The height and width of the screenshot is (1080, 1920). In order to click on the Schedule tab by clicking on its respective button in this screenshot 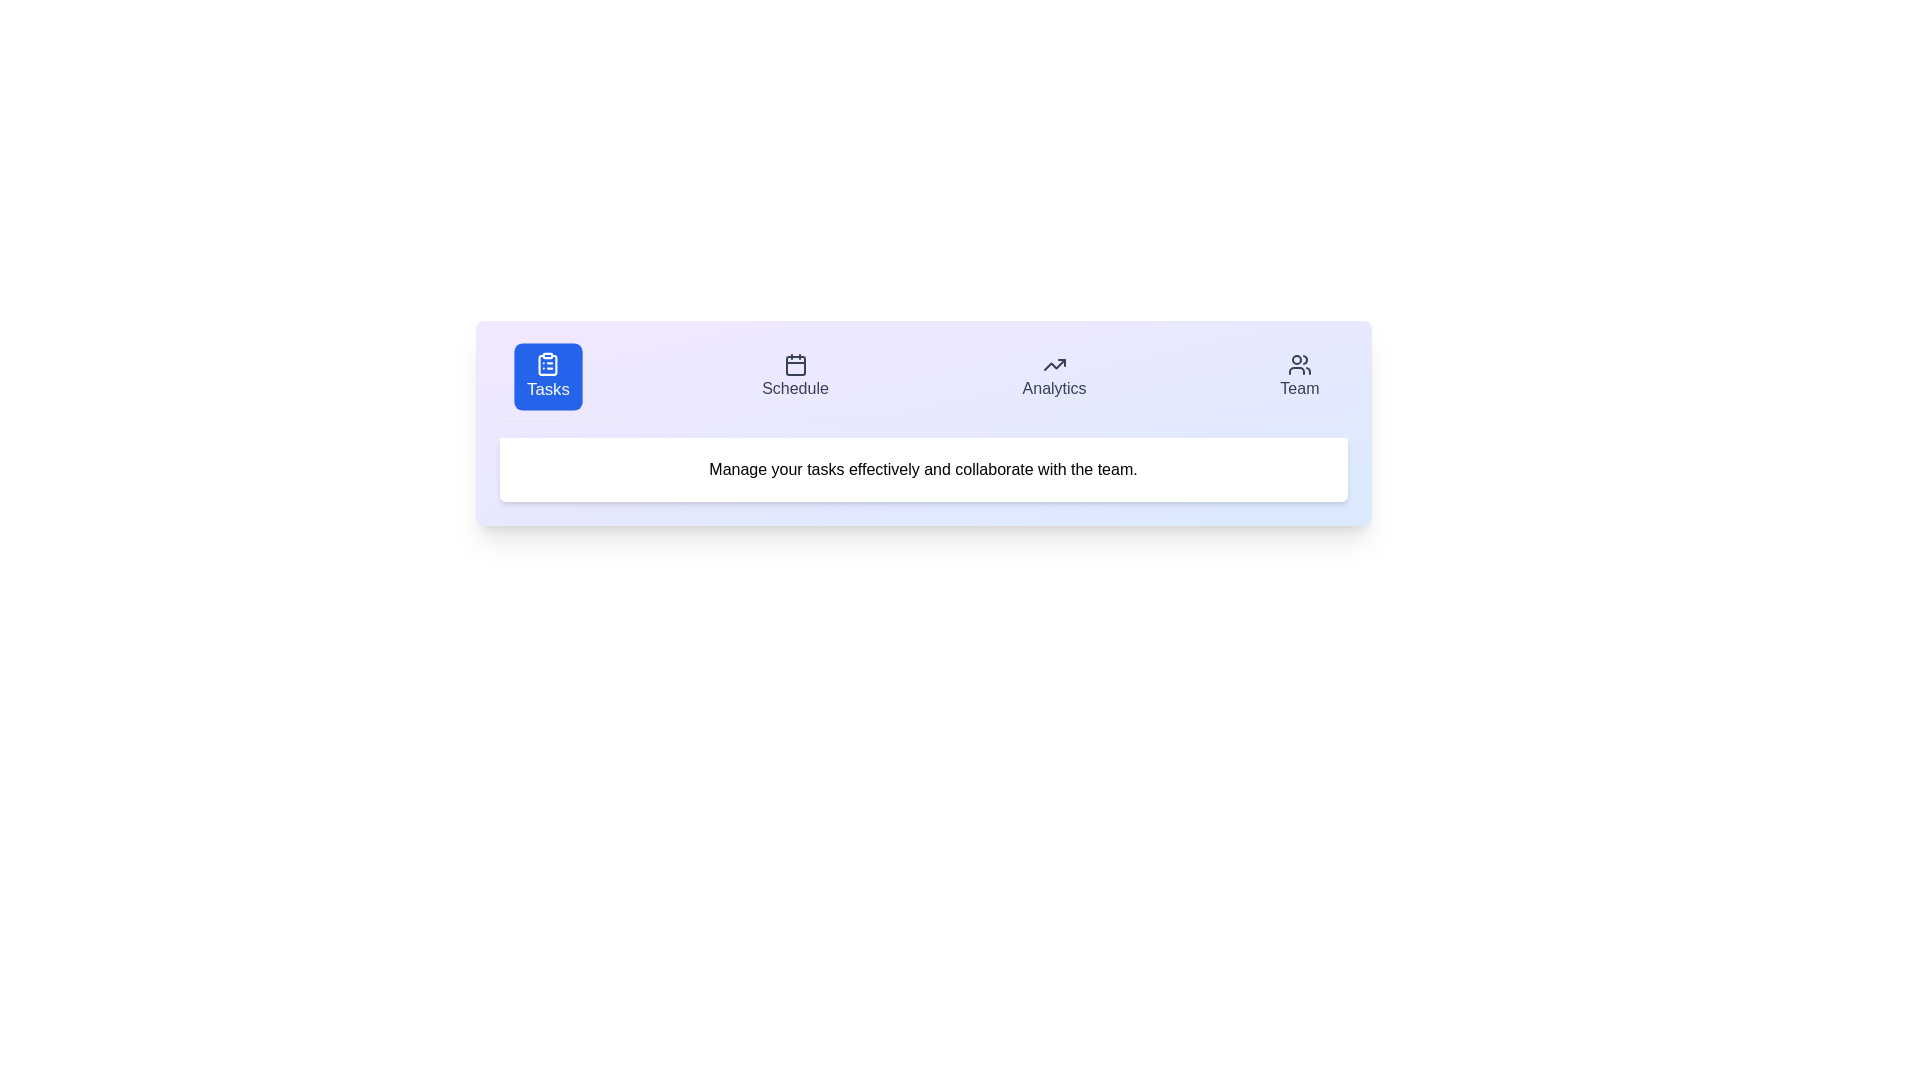, I will do `click(794, 377)`.